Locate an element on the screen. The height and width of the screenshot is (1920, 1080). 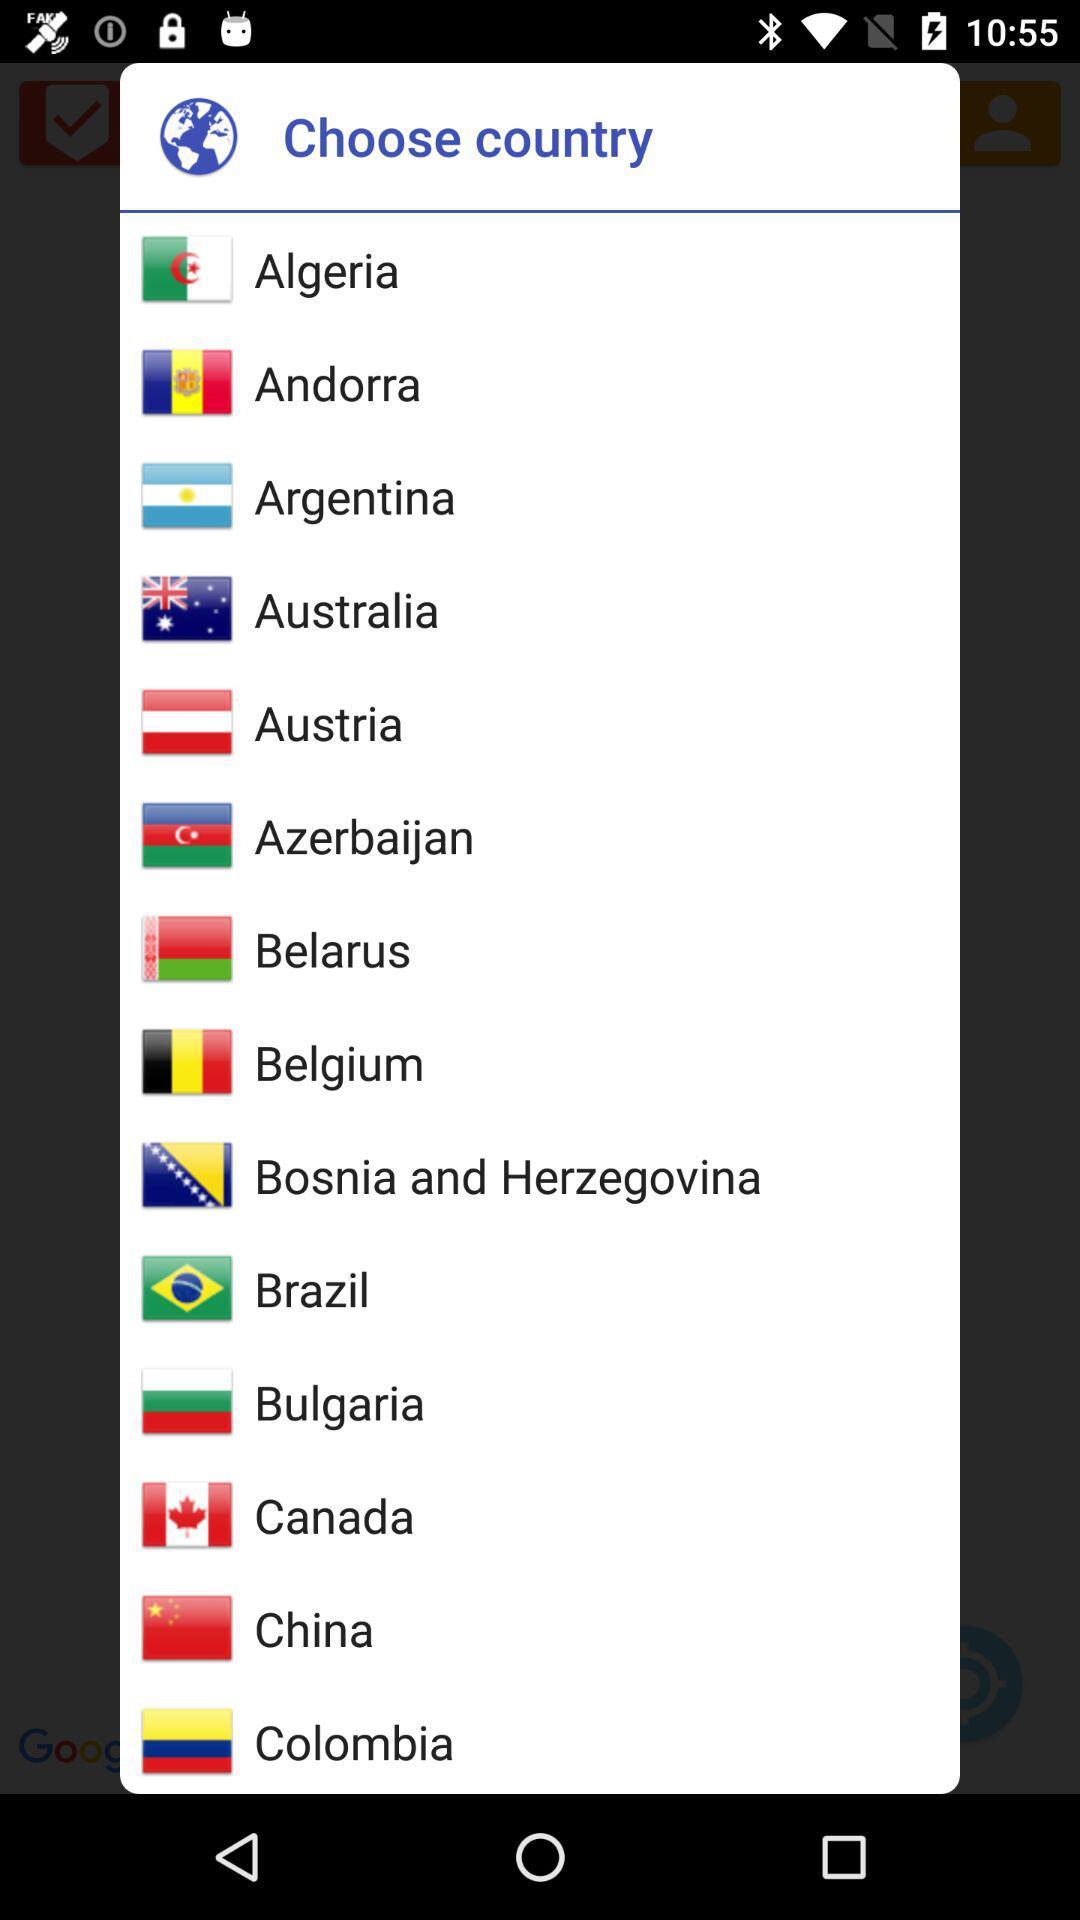
item above bulgaria item is located at coordinates (312, 1288).